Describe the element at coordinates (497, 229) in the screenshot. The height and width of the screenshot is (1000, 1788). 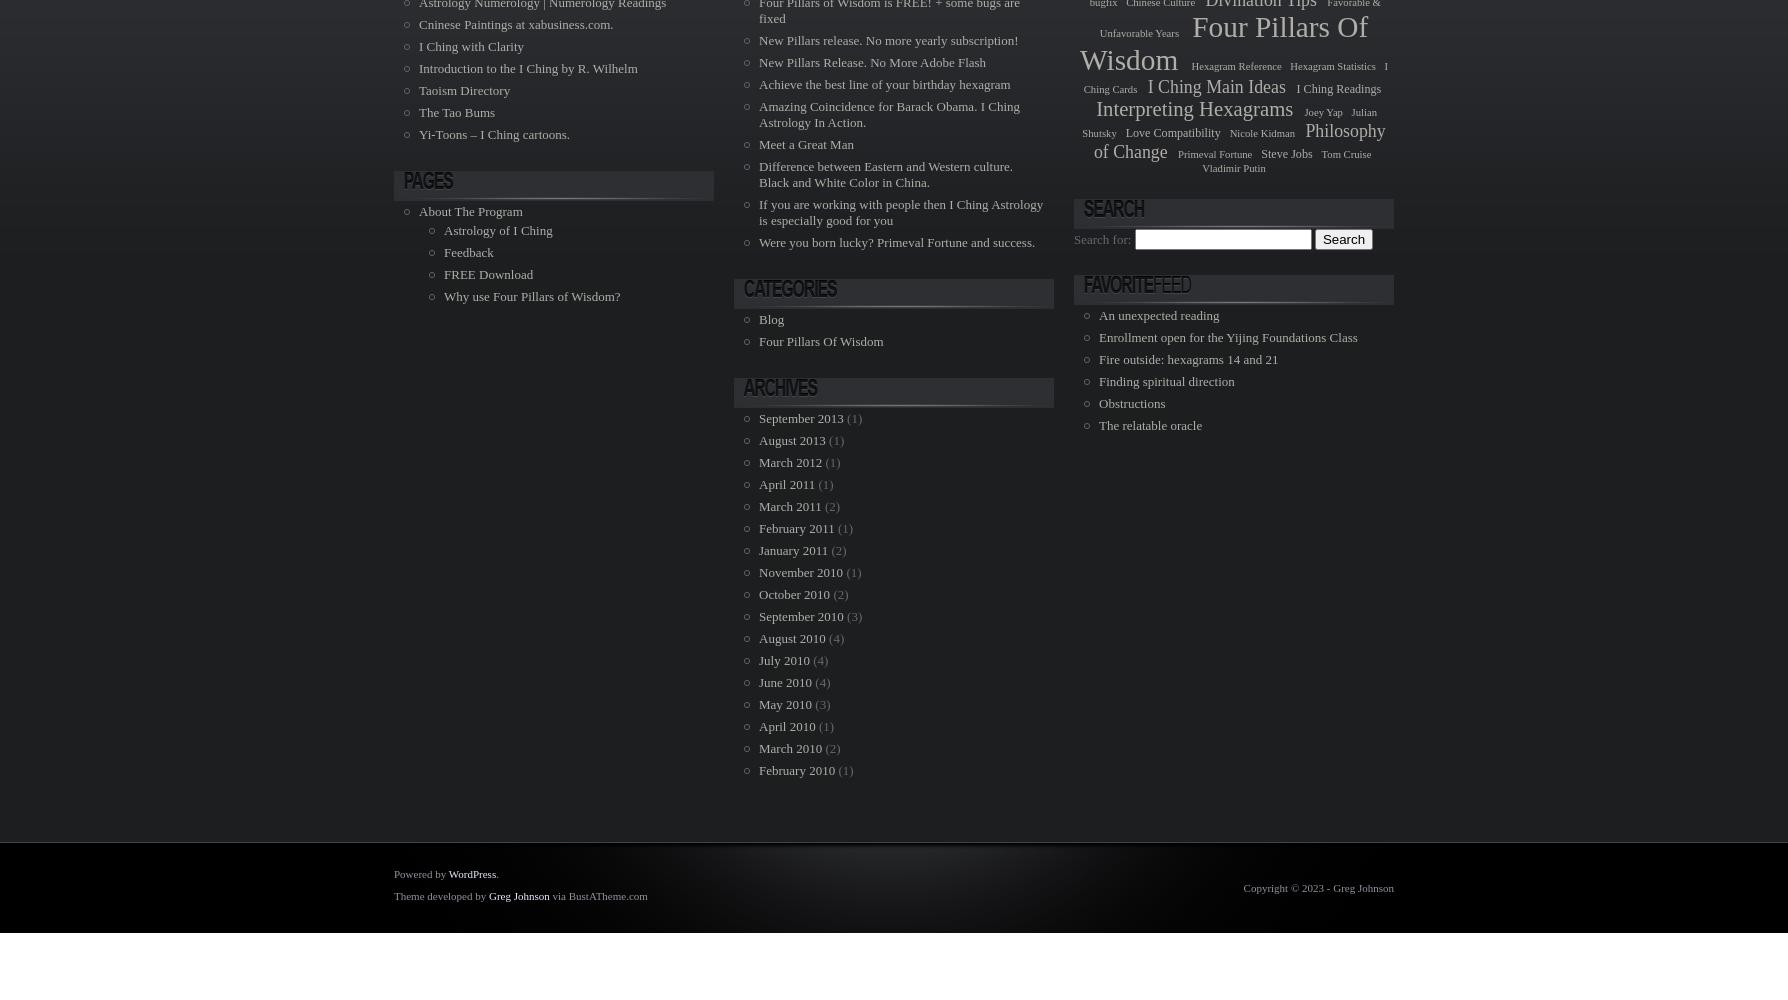
I see `'Astrology of I Ching'` at that location.